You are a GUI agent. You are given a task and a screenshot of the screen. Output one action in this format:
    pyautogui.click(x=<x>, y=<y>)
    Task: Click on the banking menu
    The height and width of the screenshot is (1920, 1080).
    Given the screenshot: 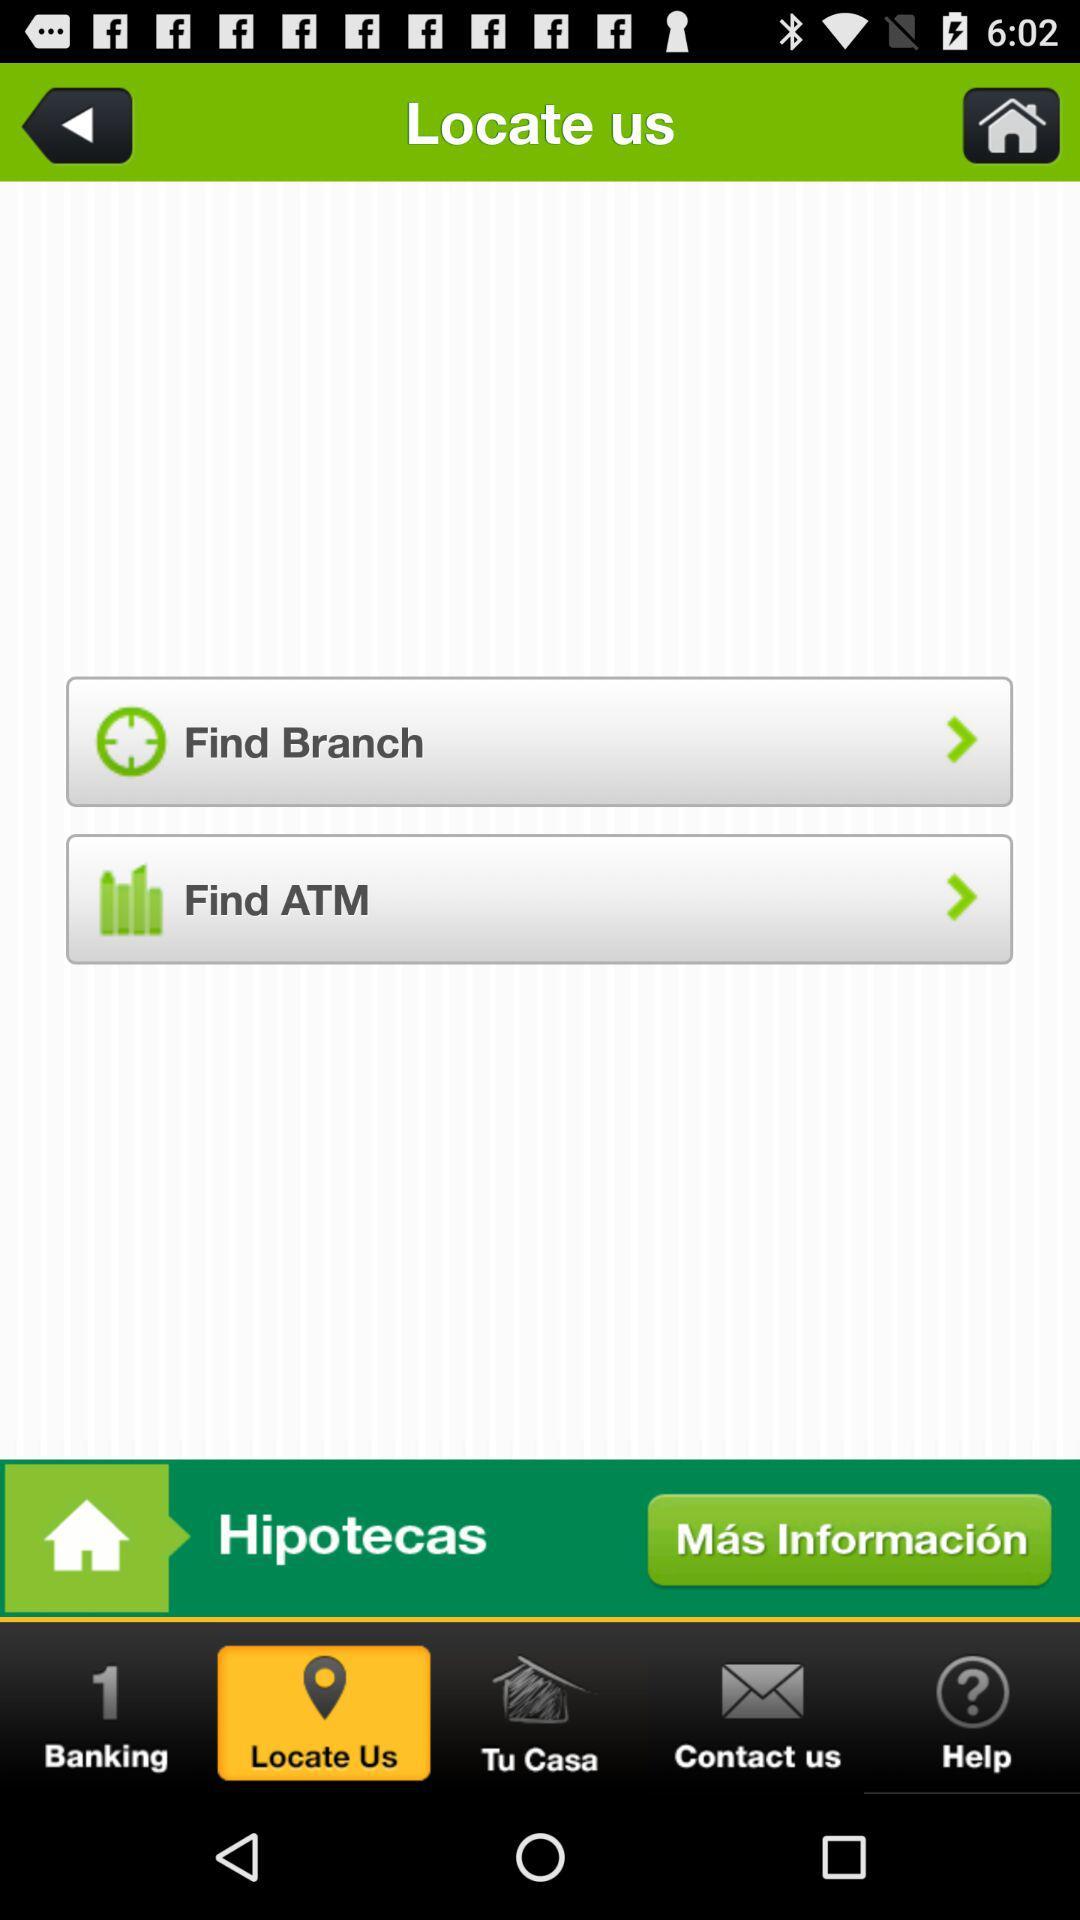 What is the action you would take?
    pyautogui.click(x=108, y=1707)
    